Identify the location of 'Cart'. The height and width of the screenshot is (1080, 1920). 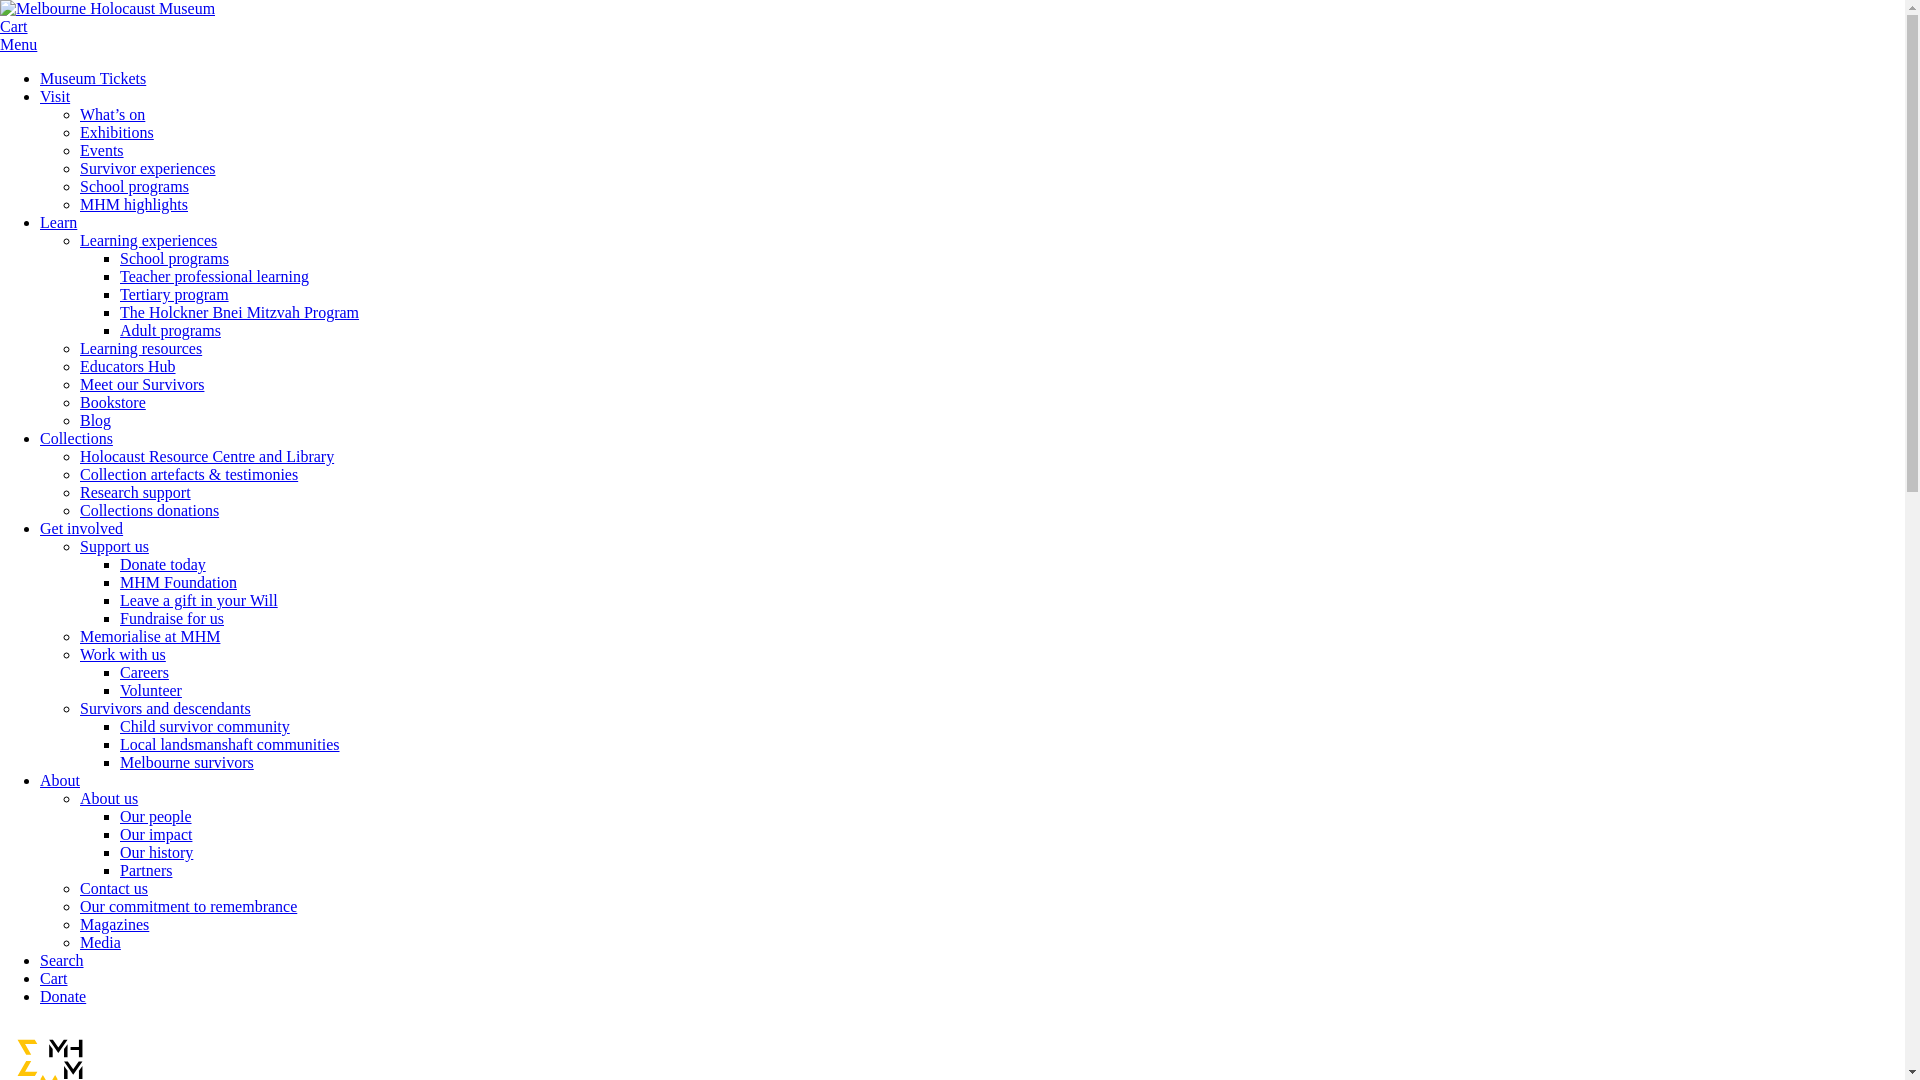
(14, 26).